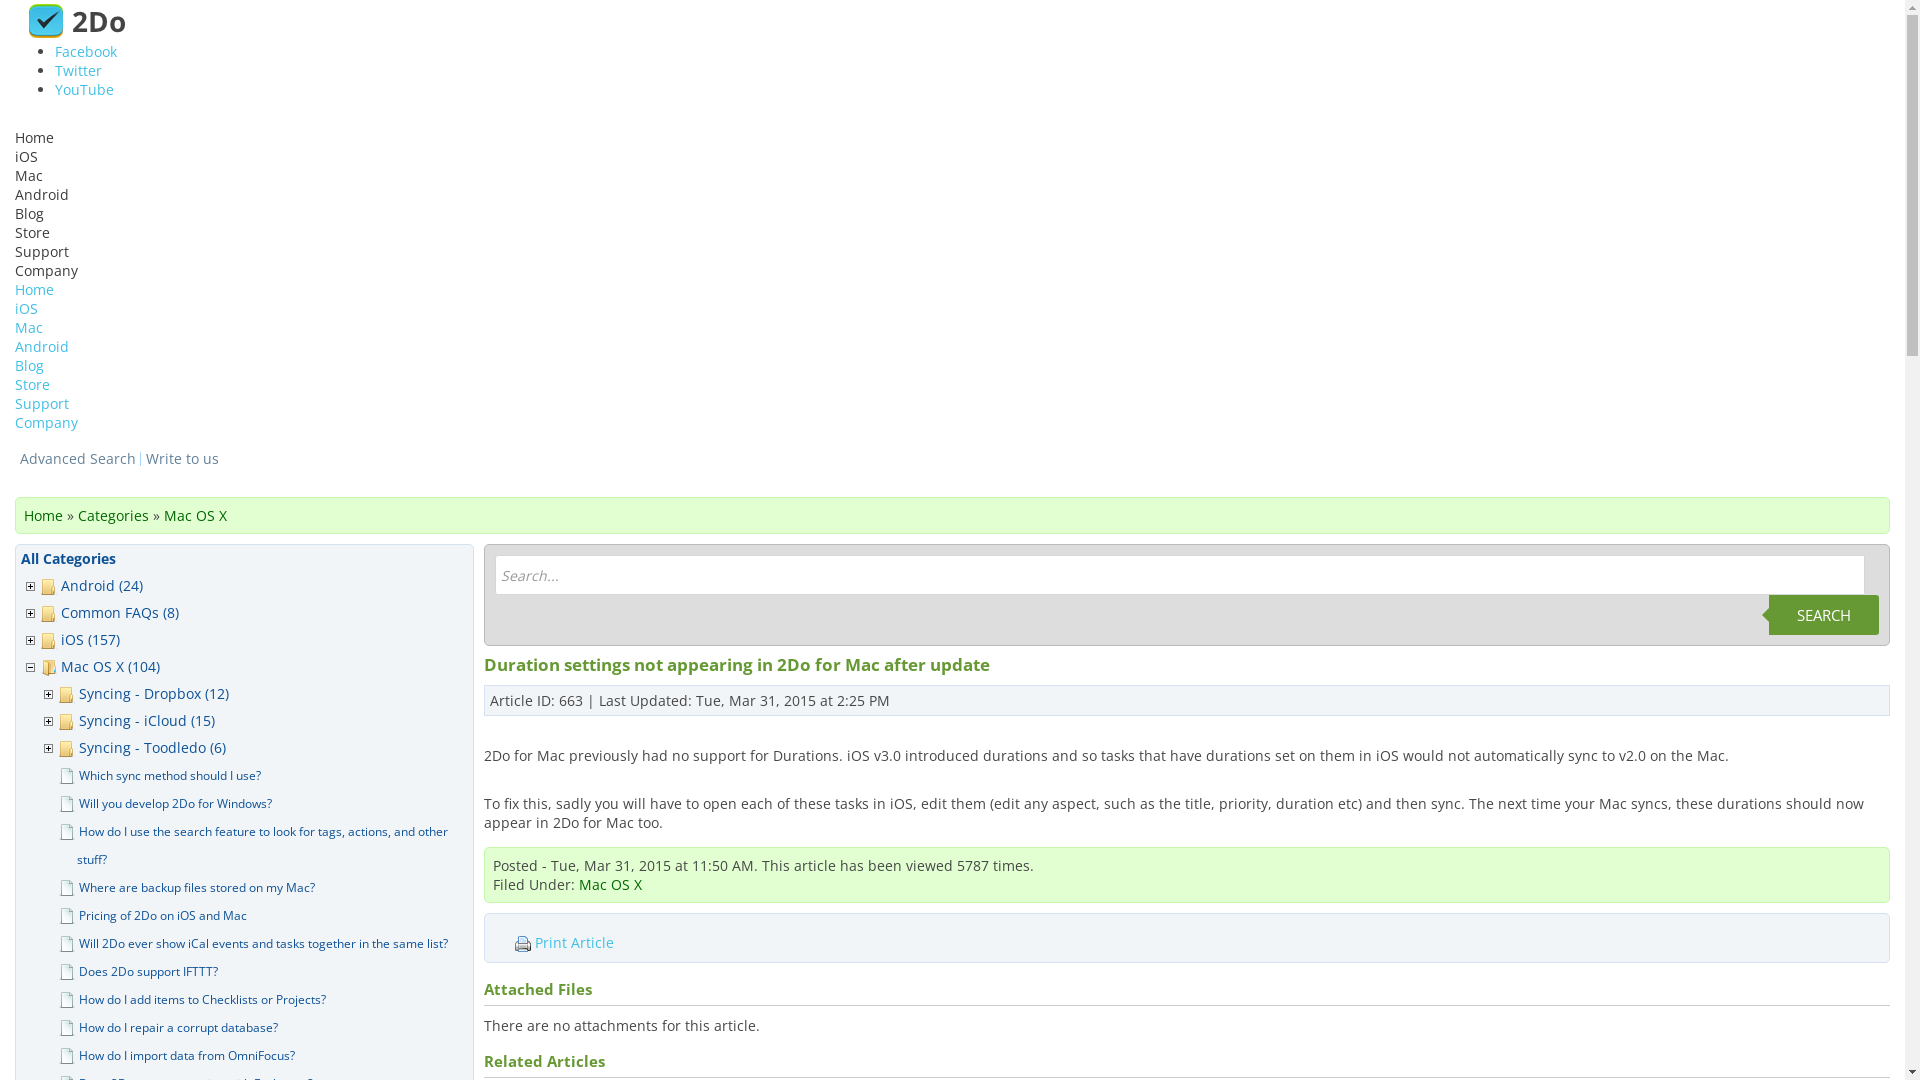 The width and height of the screenshot is (1920, 1080). What do you see at coordinates (201, 886) in the screenshot?
I see `'Where are backup files stored on my Mac?'` at bounding box center [201, 886].